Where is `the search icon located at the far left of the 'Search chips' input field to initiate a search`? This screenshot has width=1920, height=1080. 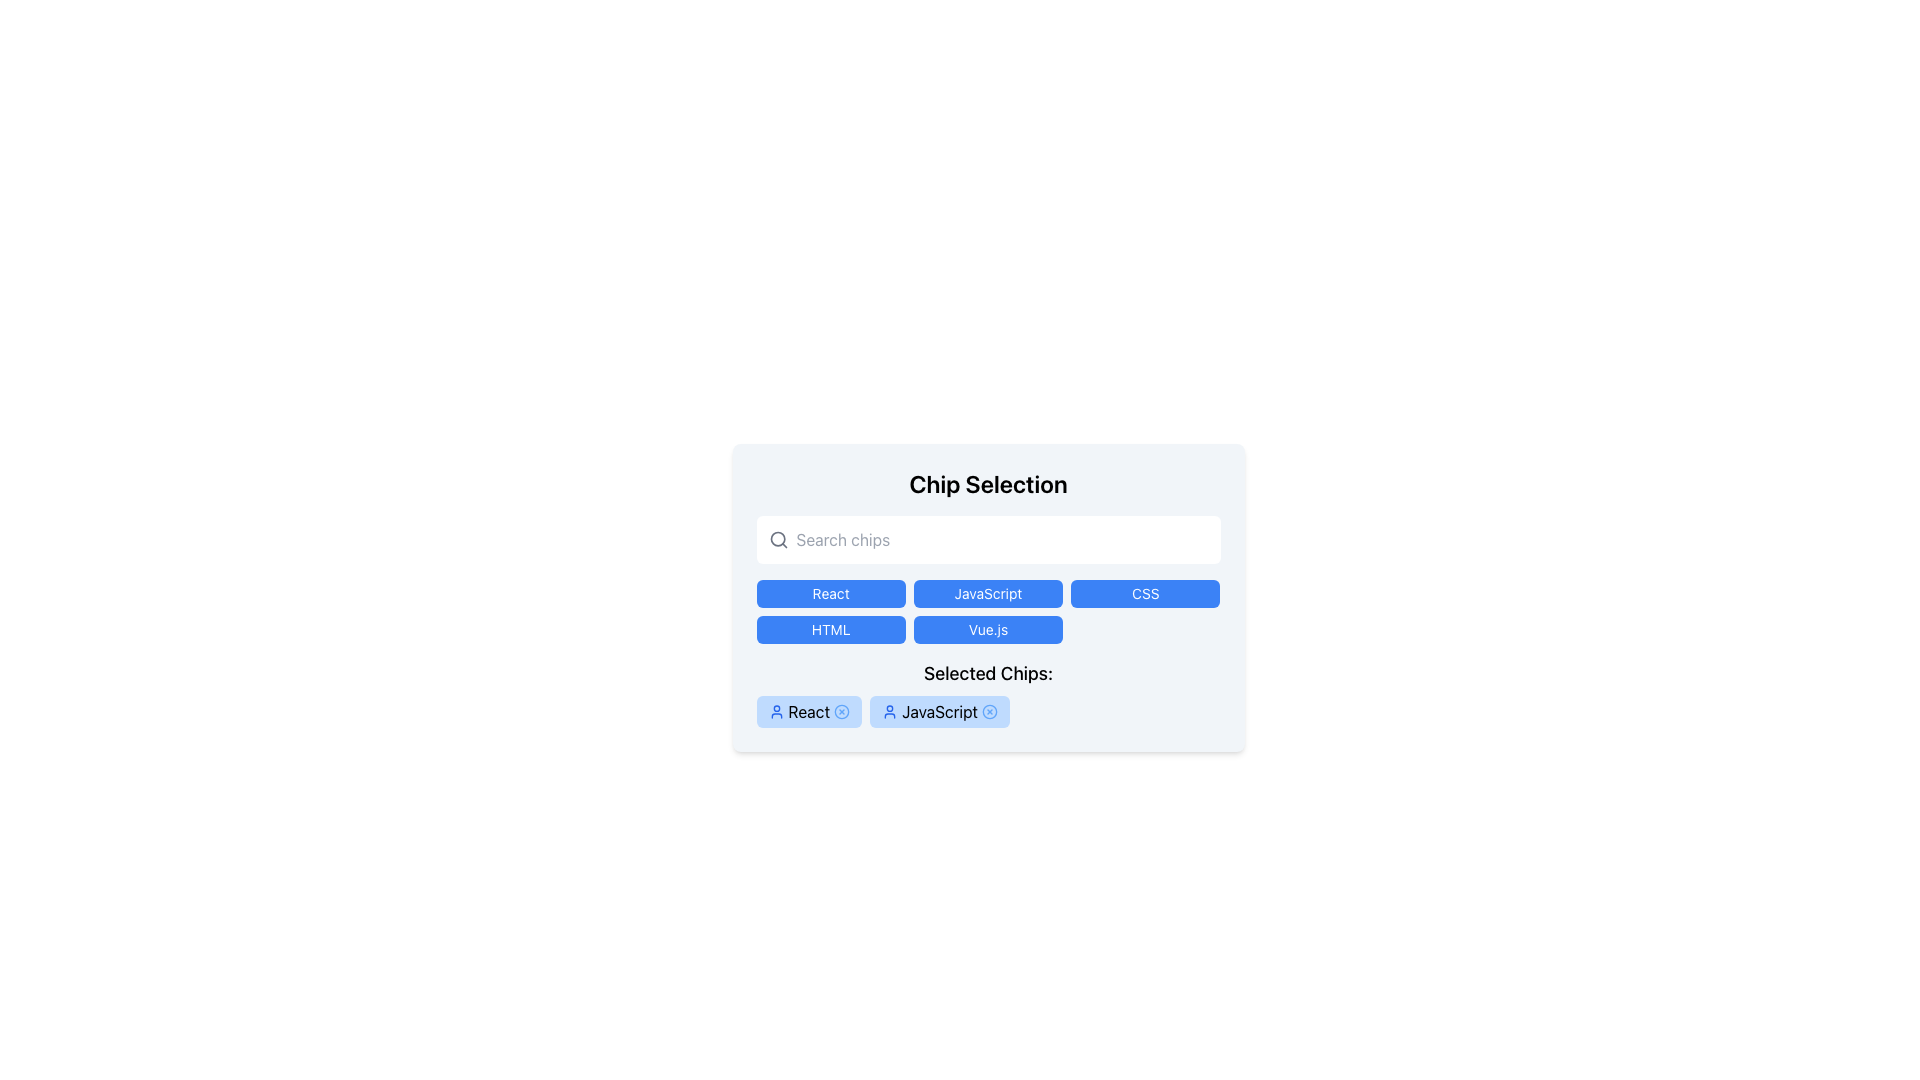
the search icon located at the far left of the 'Search chips' input field to initiate a search is located at coordinates (777, 540).